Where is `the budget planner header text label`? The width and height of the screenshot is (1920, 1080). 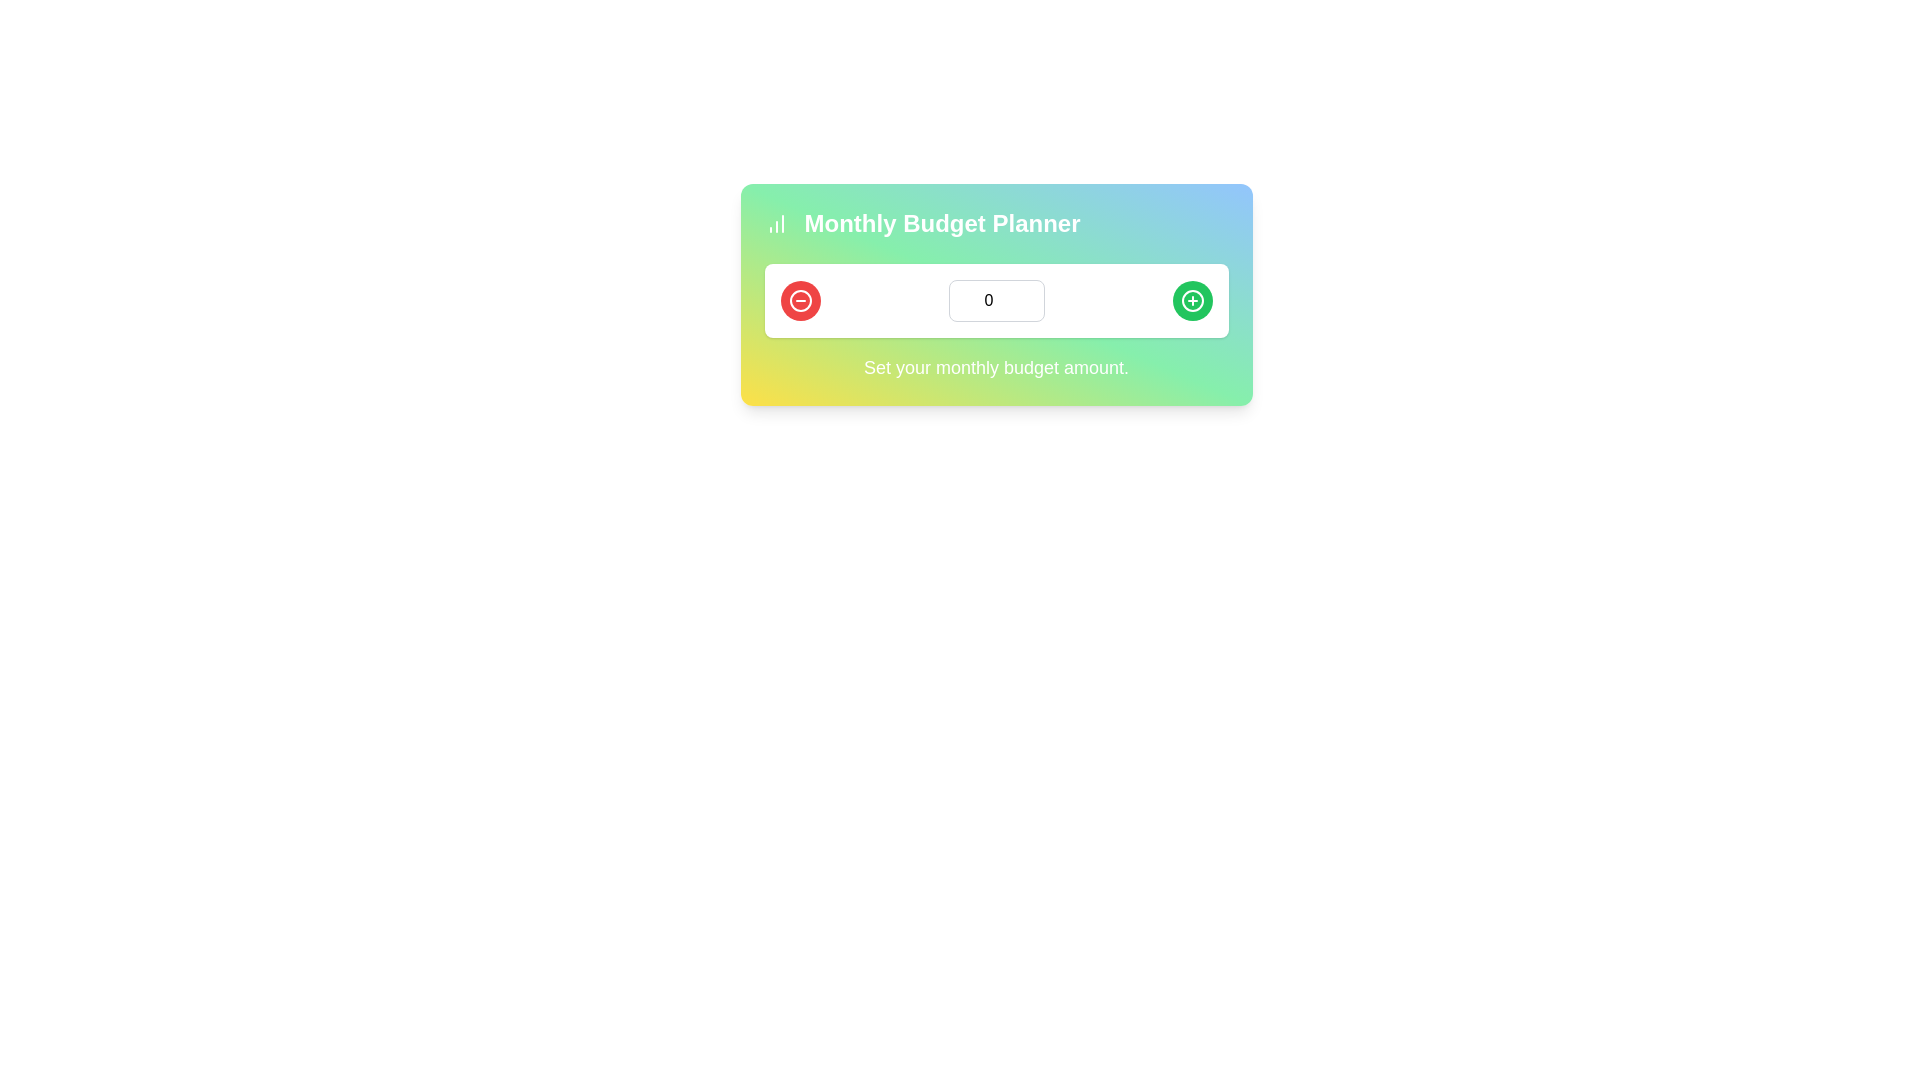
the budget planner header text label is located at coordinates (941, 223).